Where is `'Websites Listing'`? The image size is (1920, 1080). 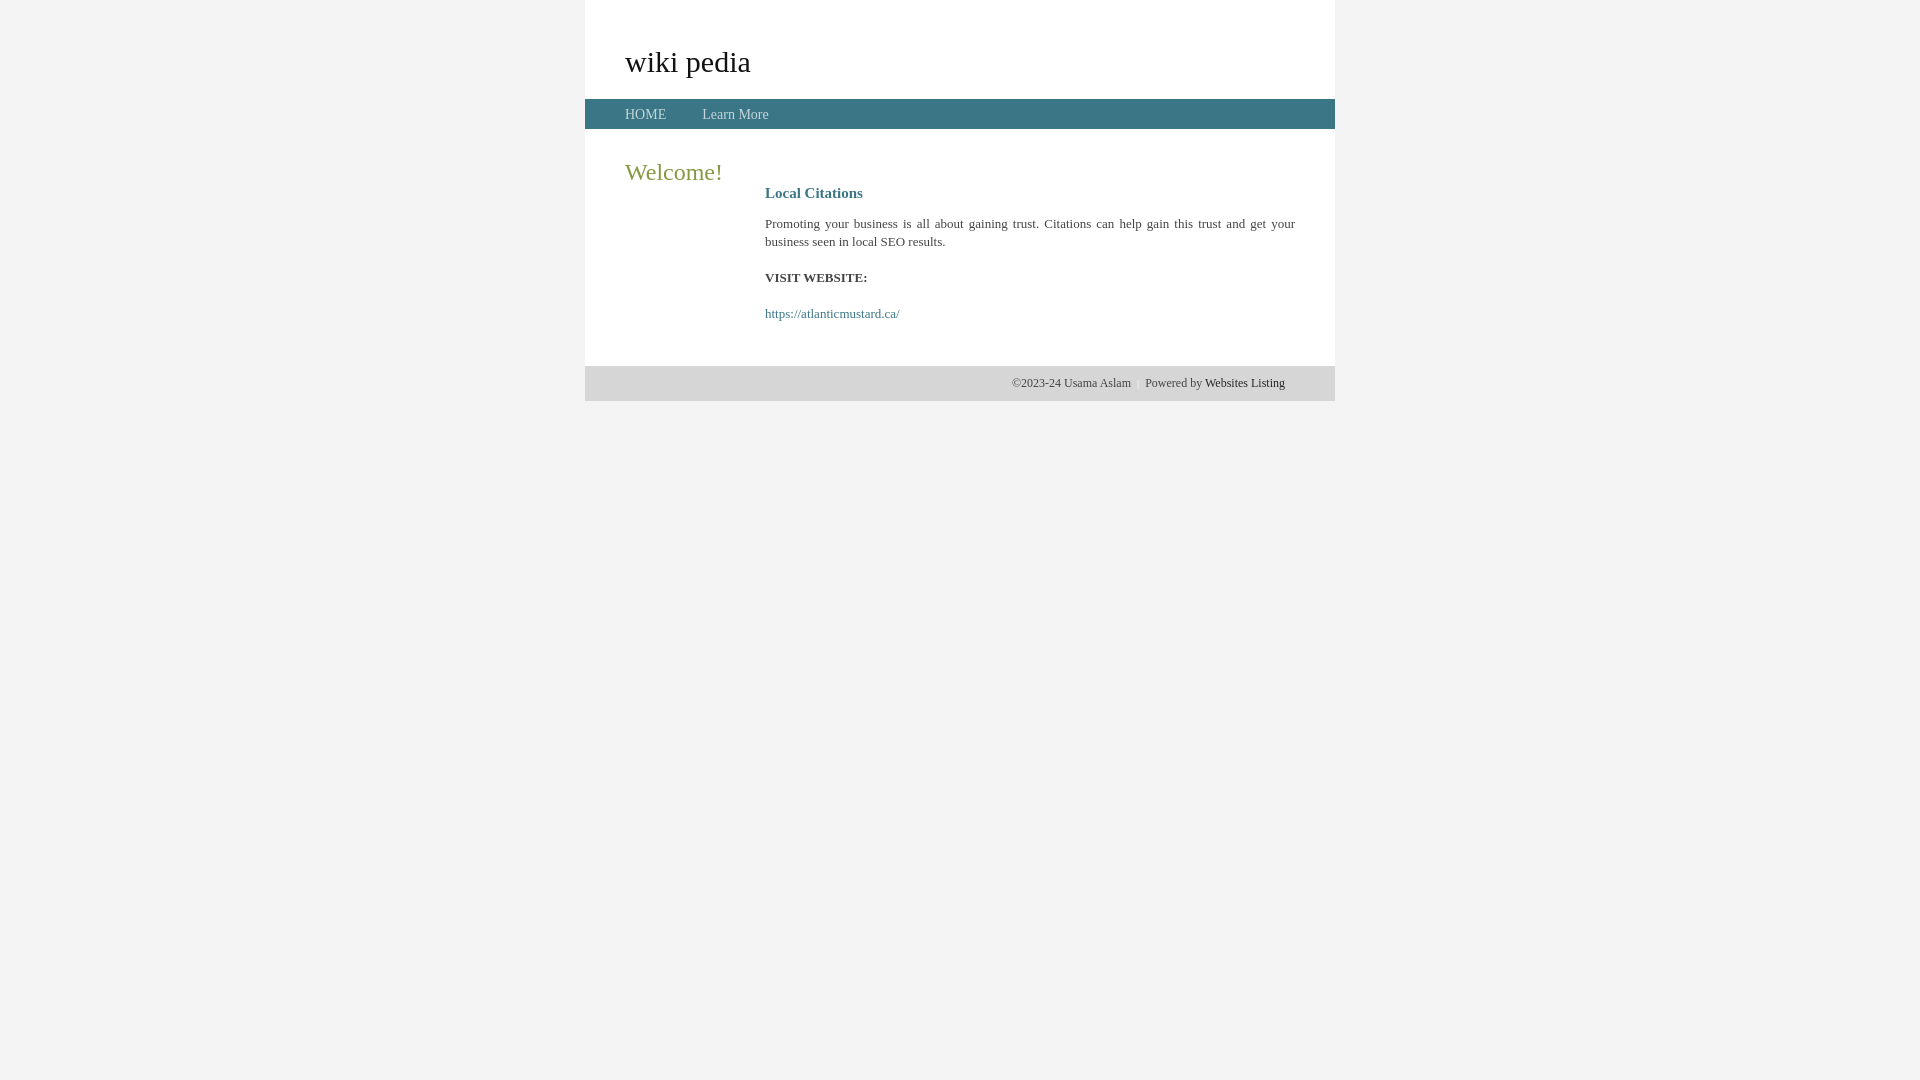 'Websites Listing' is located at coordinates (1243, 382).